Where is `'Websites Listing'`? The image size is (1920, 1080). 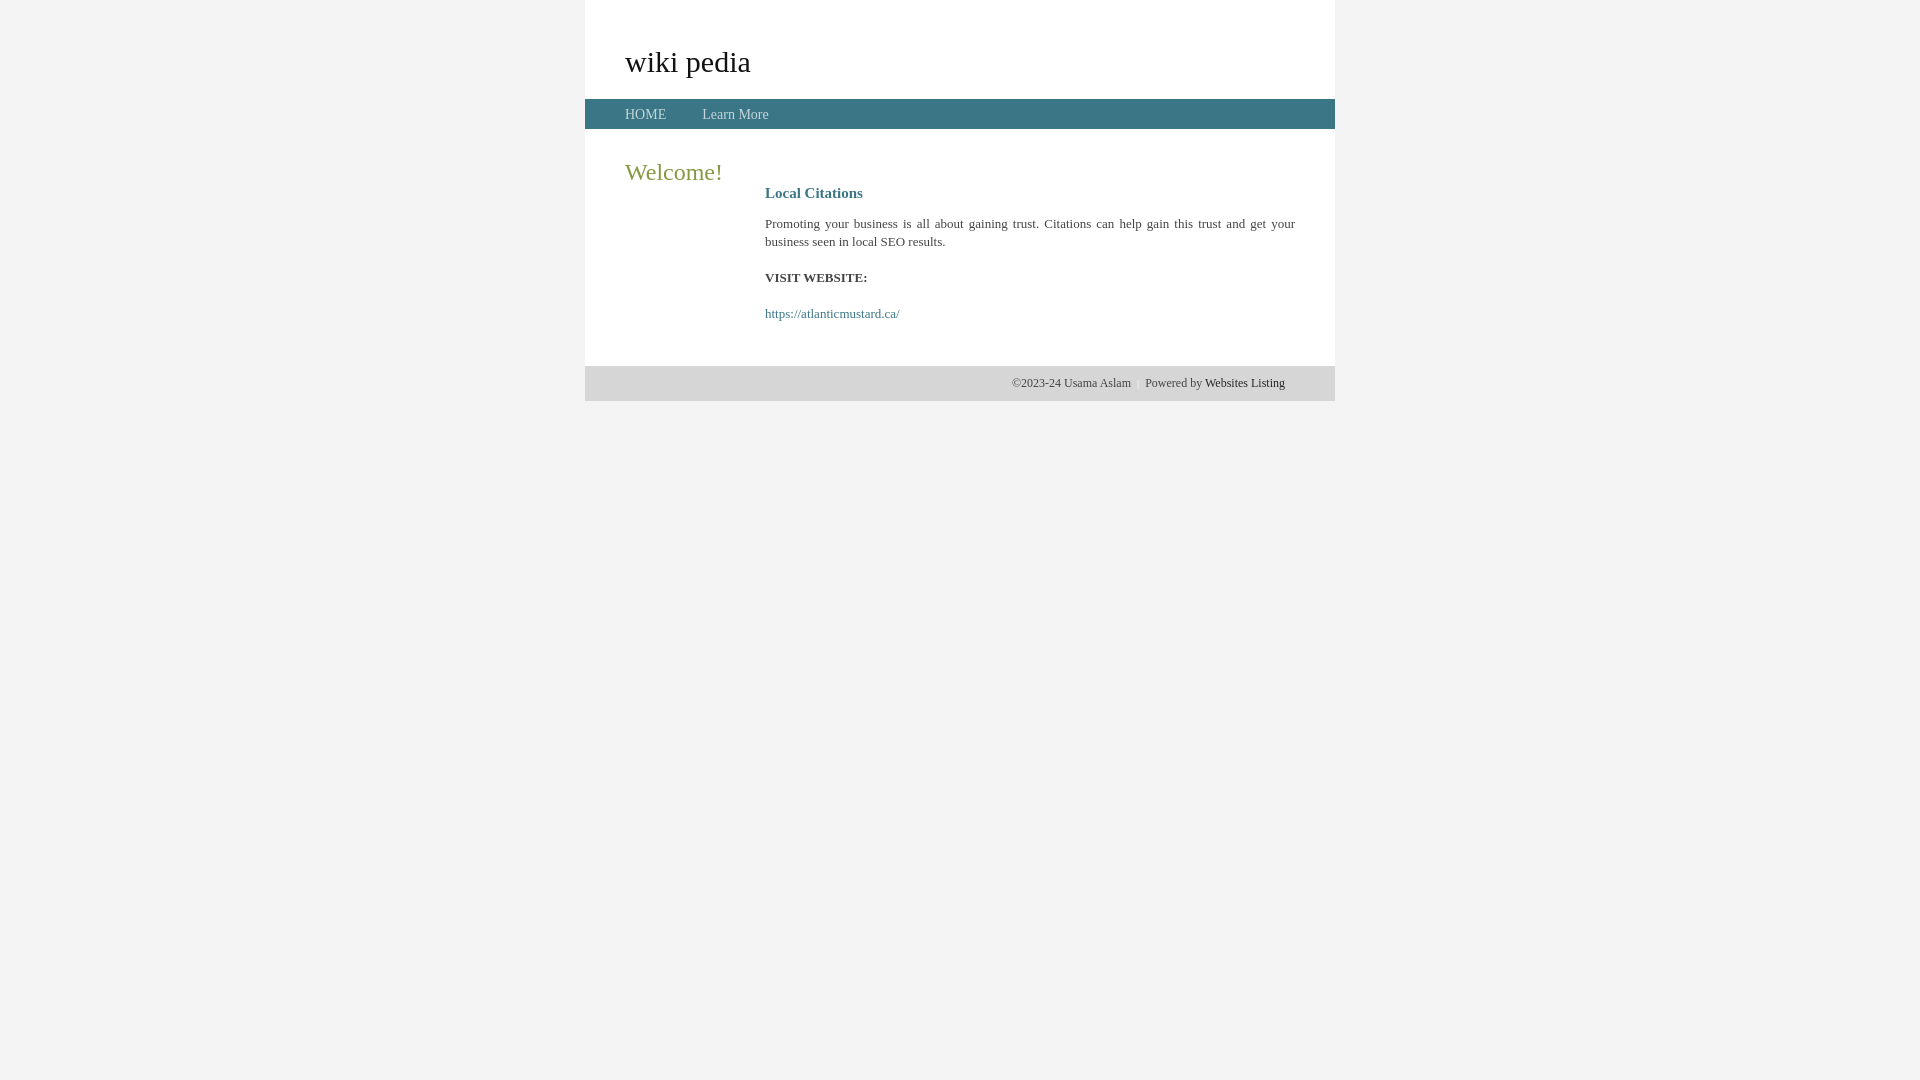 'Websites Listing' is located at coordinates (1243, 382).